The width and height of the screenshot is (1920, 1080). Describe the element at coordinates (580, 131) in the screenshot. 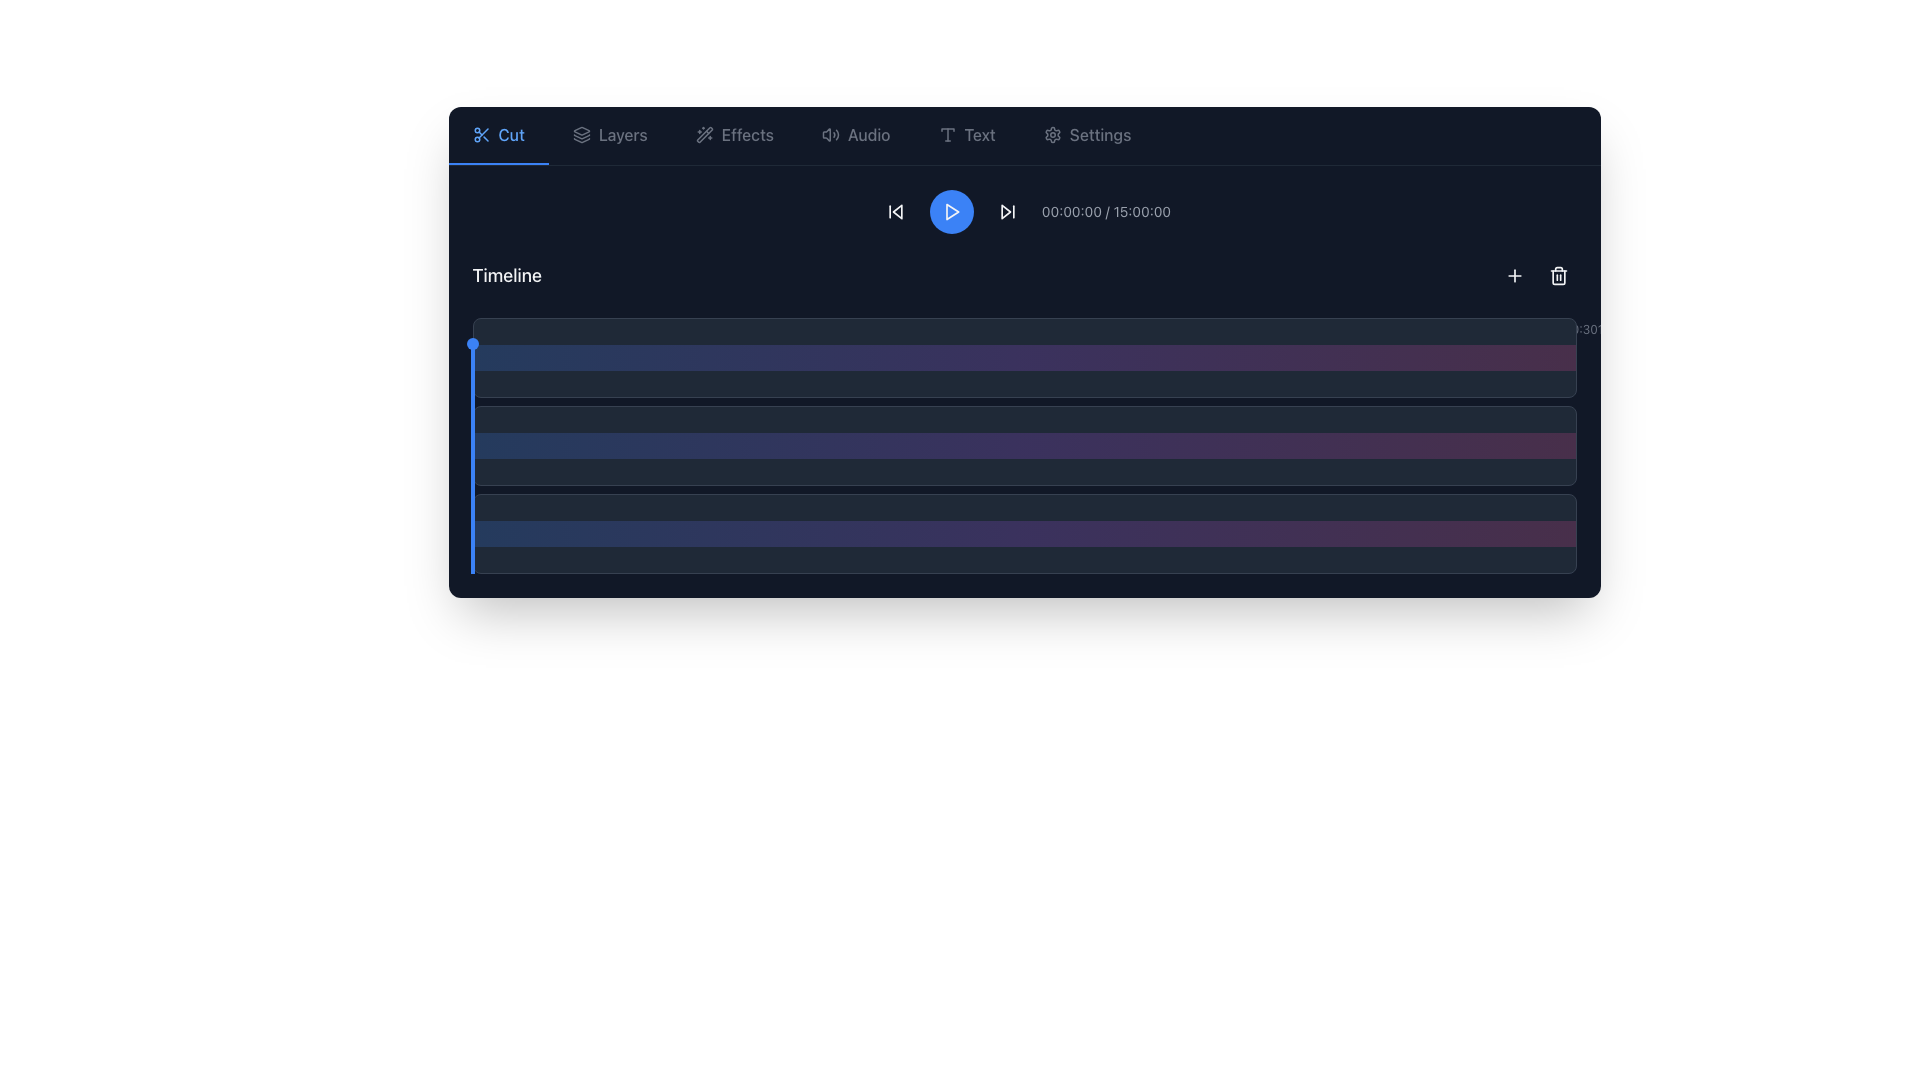

I see `the topmost layer icon related to layers or stacking functionality in the top navigation menu` at that location.